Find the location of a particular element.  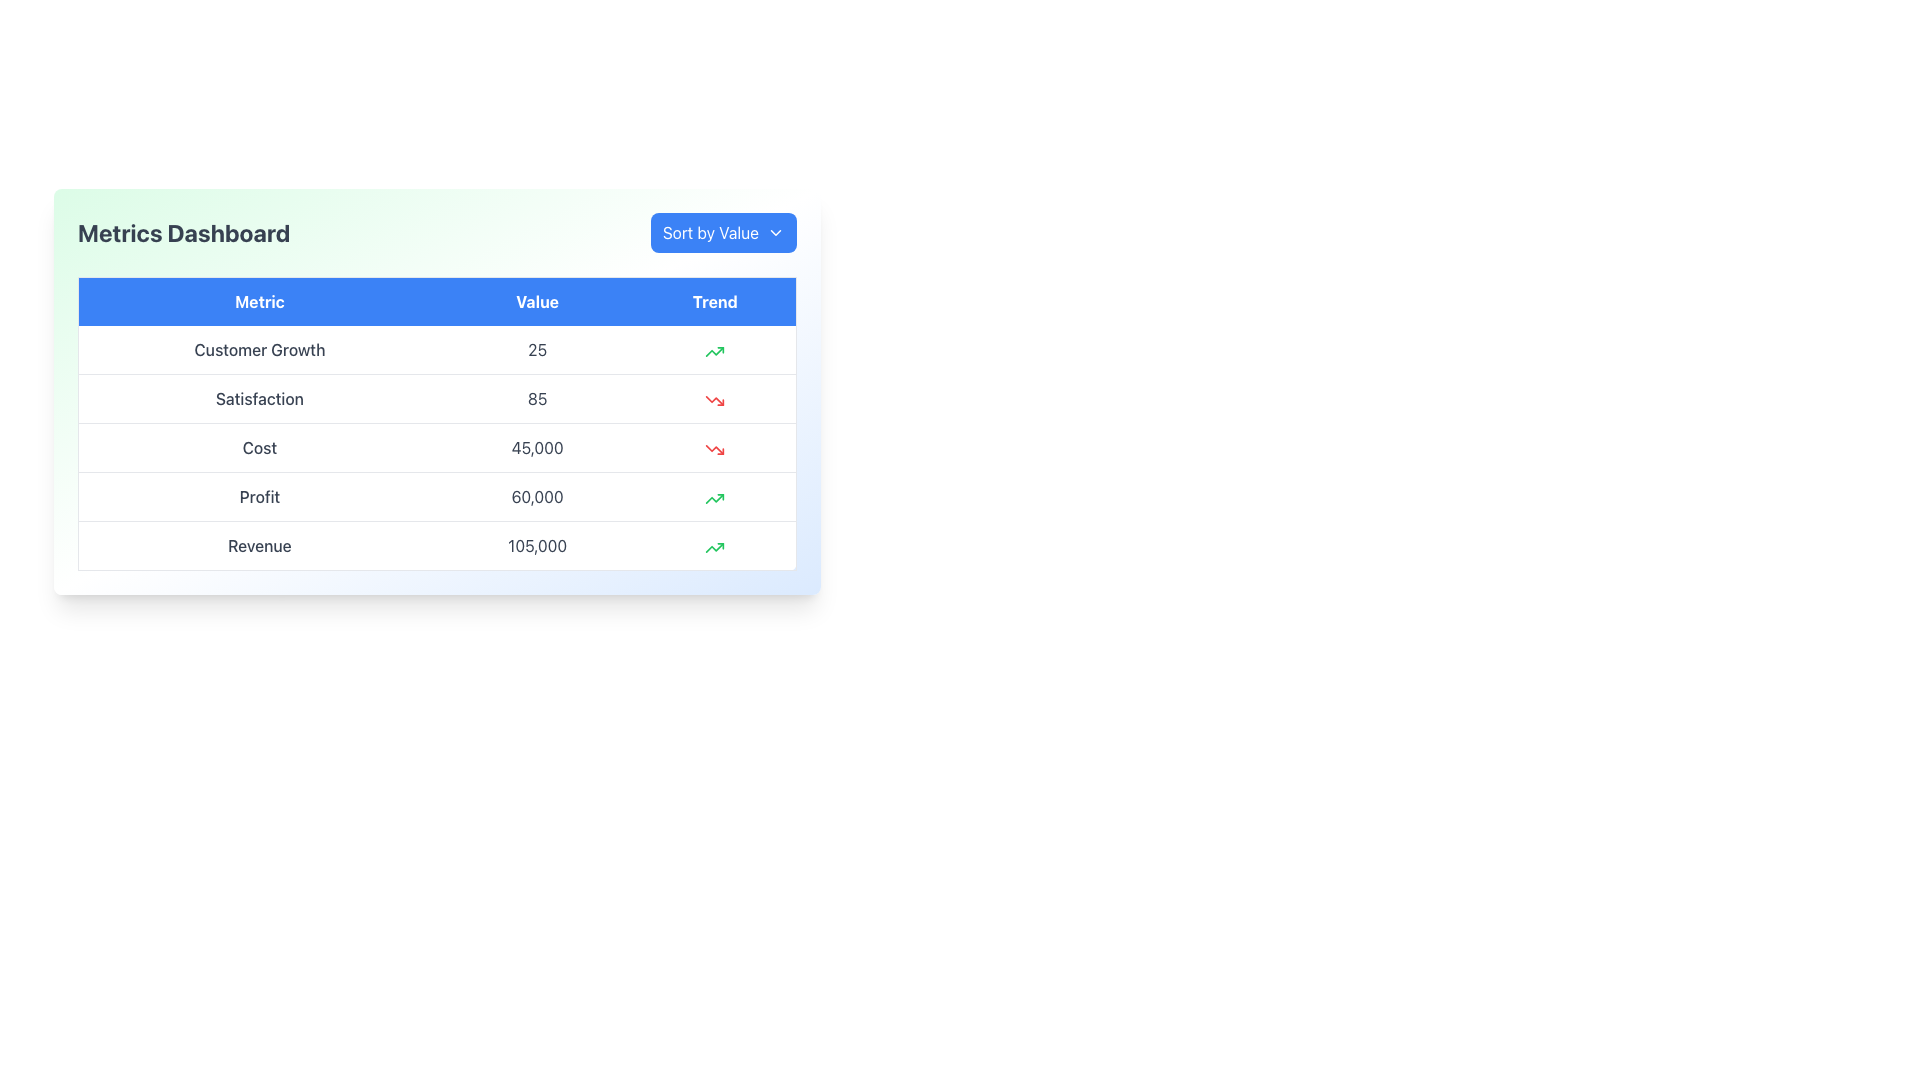

the 'Value' table header to sort the column in the Metrics Dashboard is located at coordinates (537, 301).